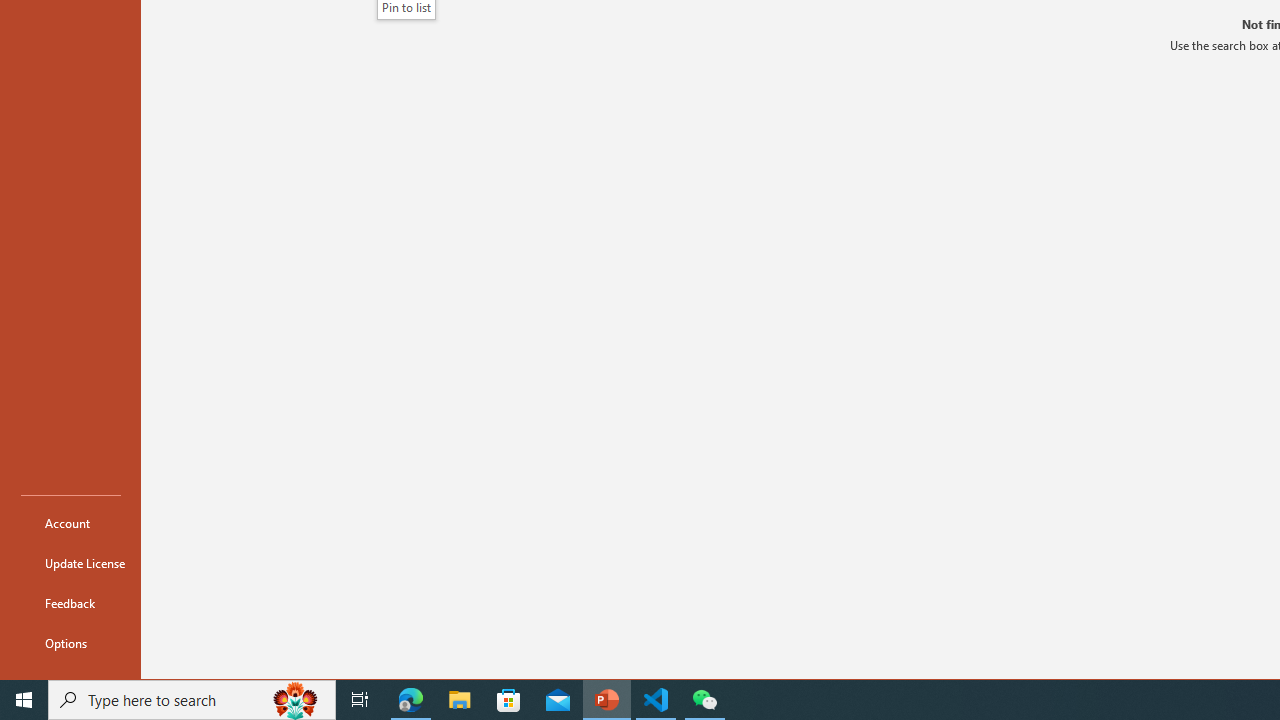  Describe the element at coordinates (71, 642) in the screenshot. I see `'Options'` at that location.